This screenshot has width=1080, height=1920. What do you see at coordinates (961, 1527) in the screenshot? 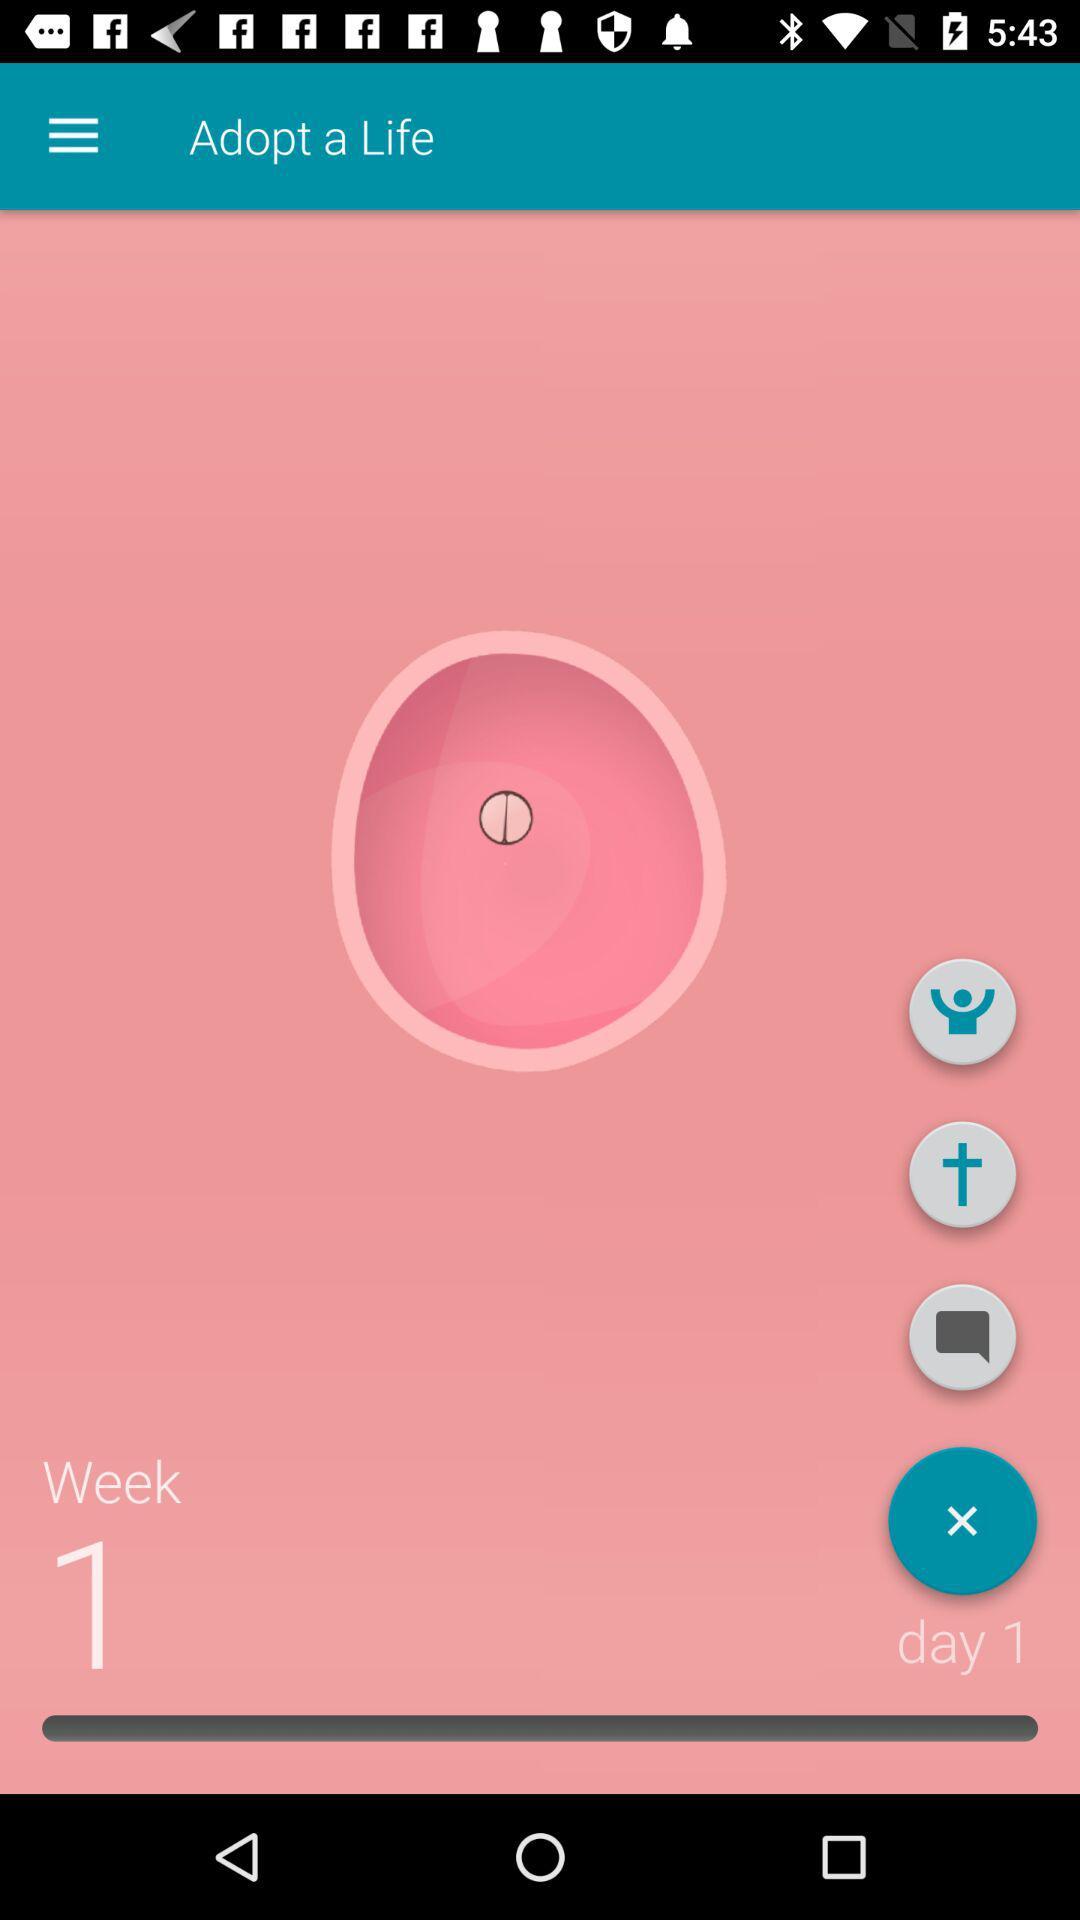
I see `button` at bounding box center [961, 1527].